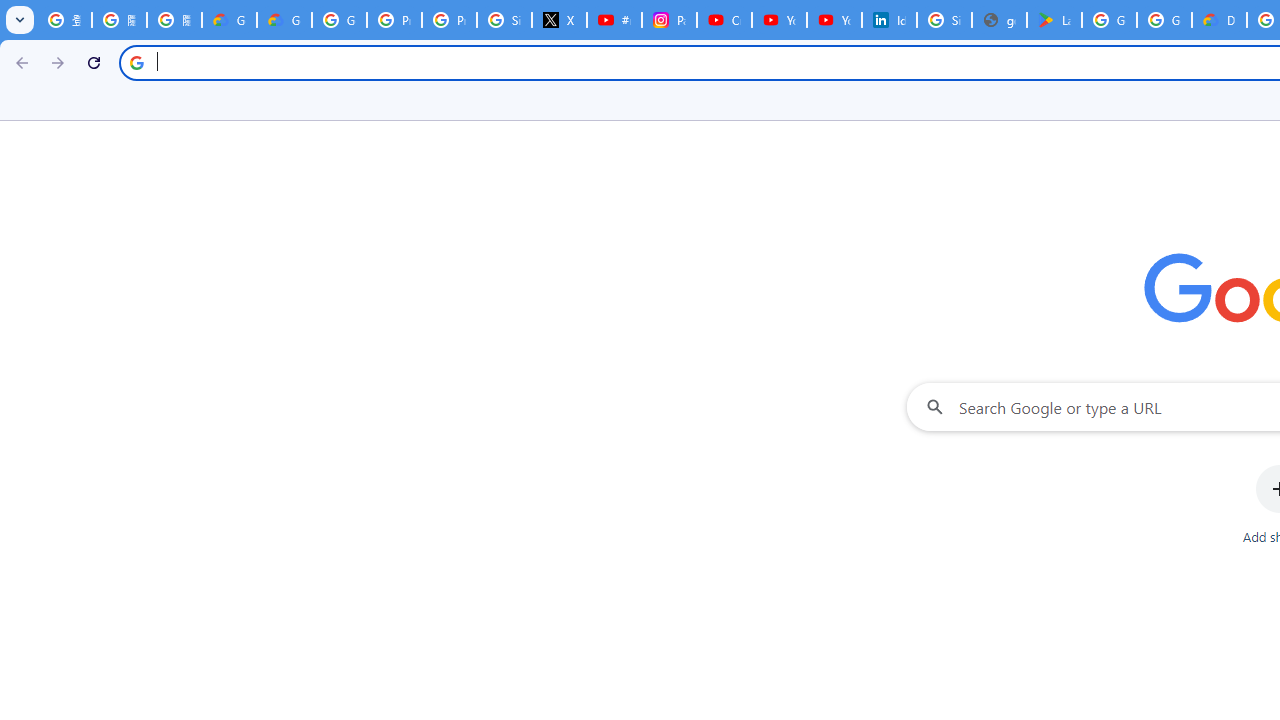 Image resolution: width=1280 pixels, height=720 pixels. What do you see at coordinates (887, 20) in the screenshot?
I see `'Identity verification via Persona | LinkedIn Help'` at bounding box center [887, 20].